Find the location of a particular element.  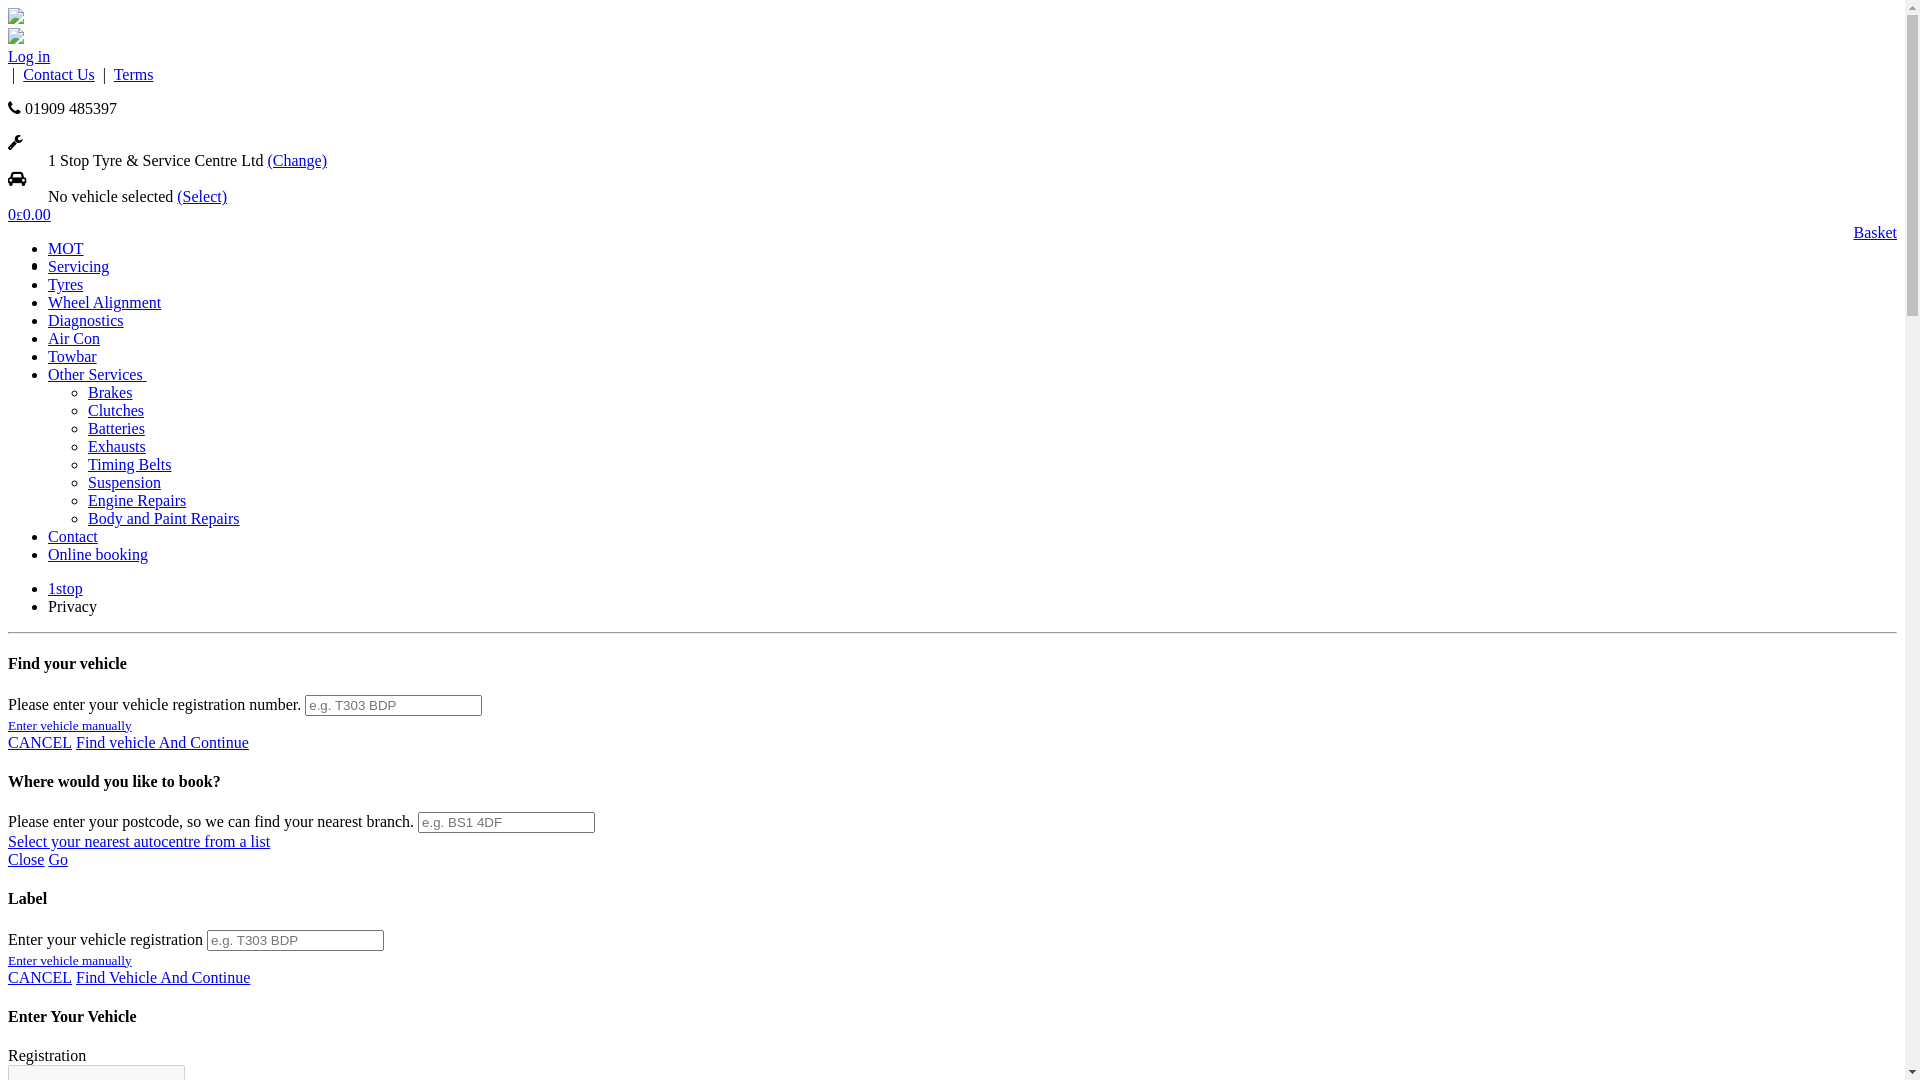

'Online booking' is located at coordinates (96, 554).